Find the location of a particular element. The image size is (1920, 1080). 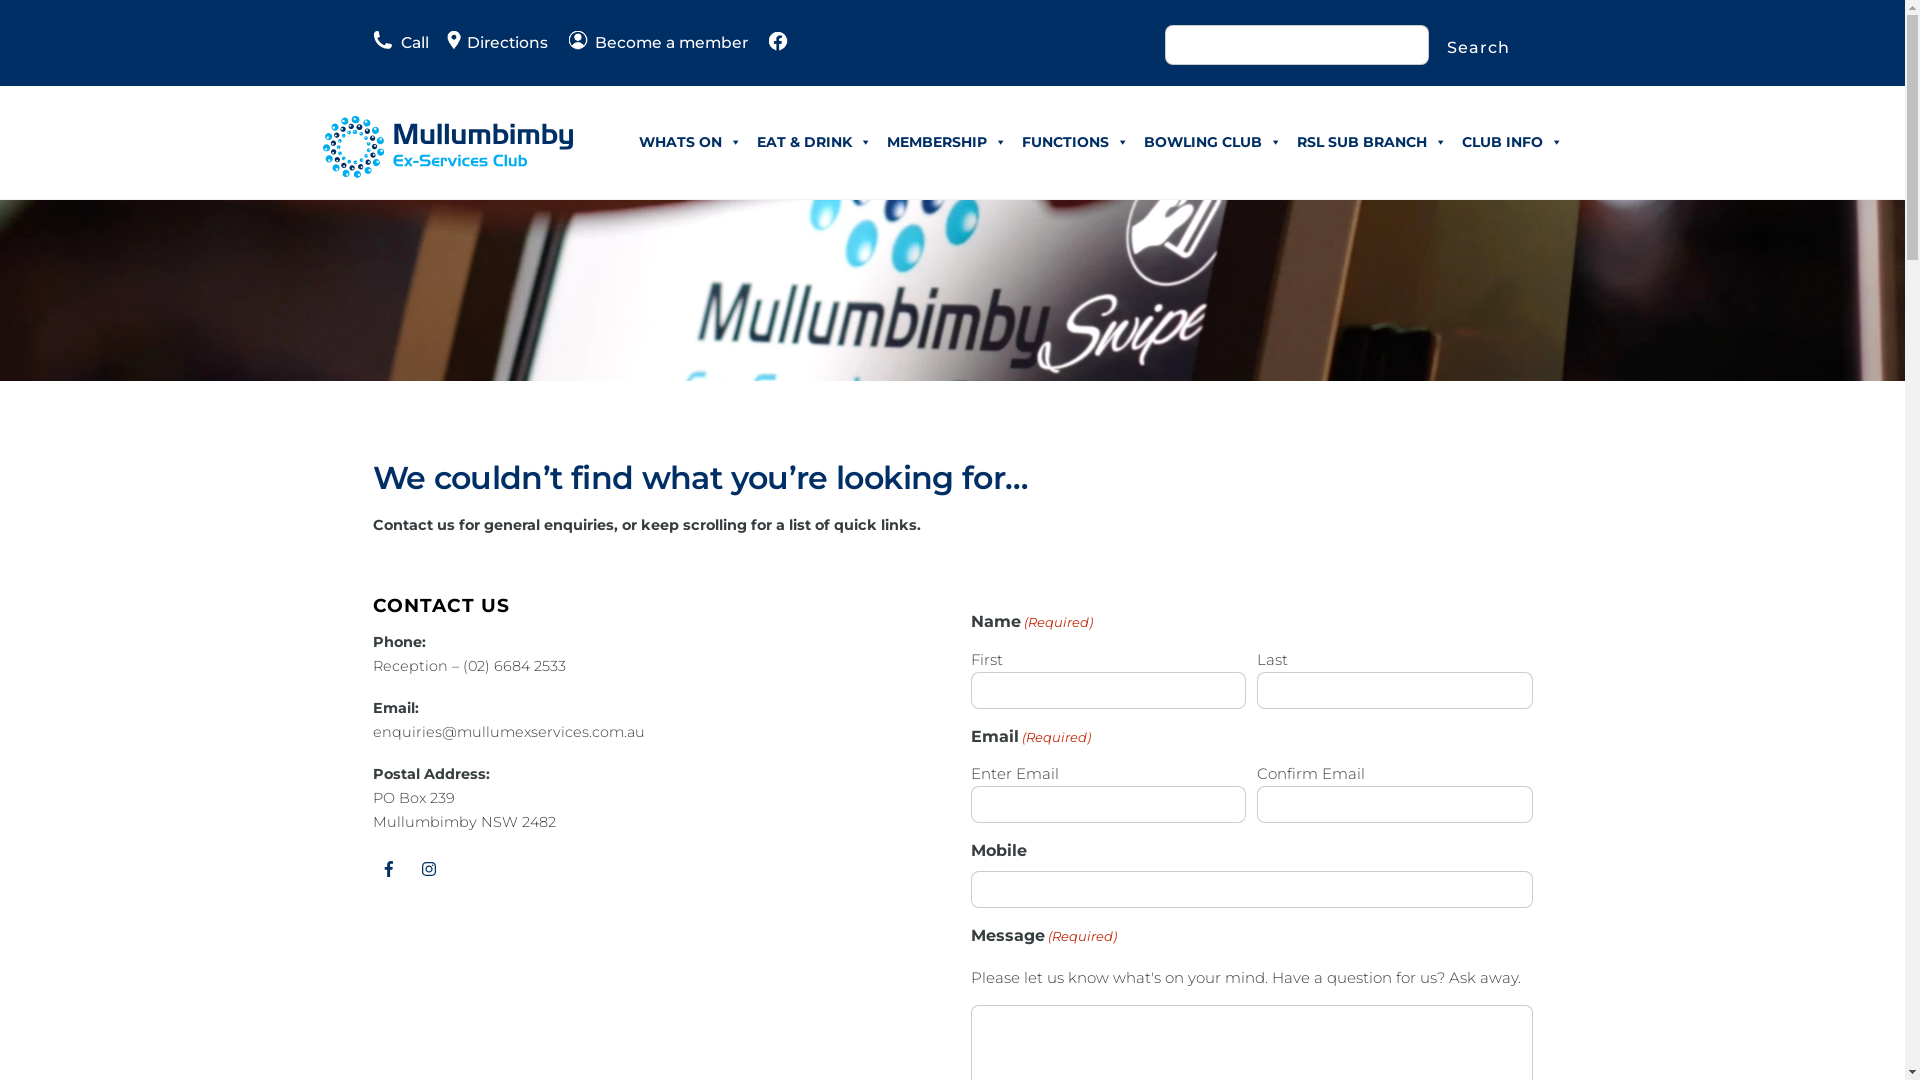

'Call' is located at coordinates (399, 42).